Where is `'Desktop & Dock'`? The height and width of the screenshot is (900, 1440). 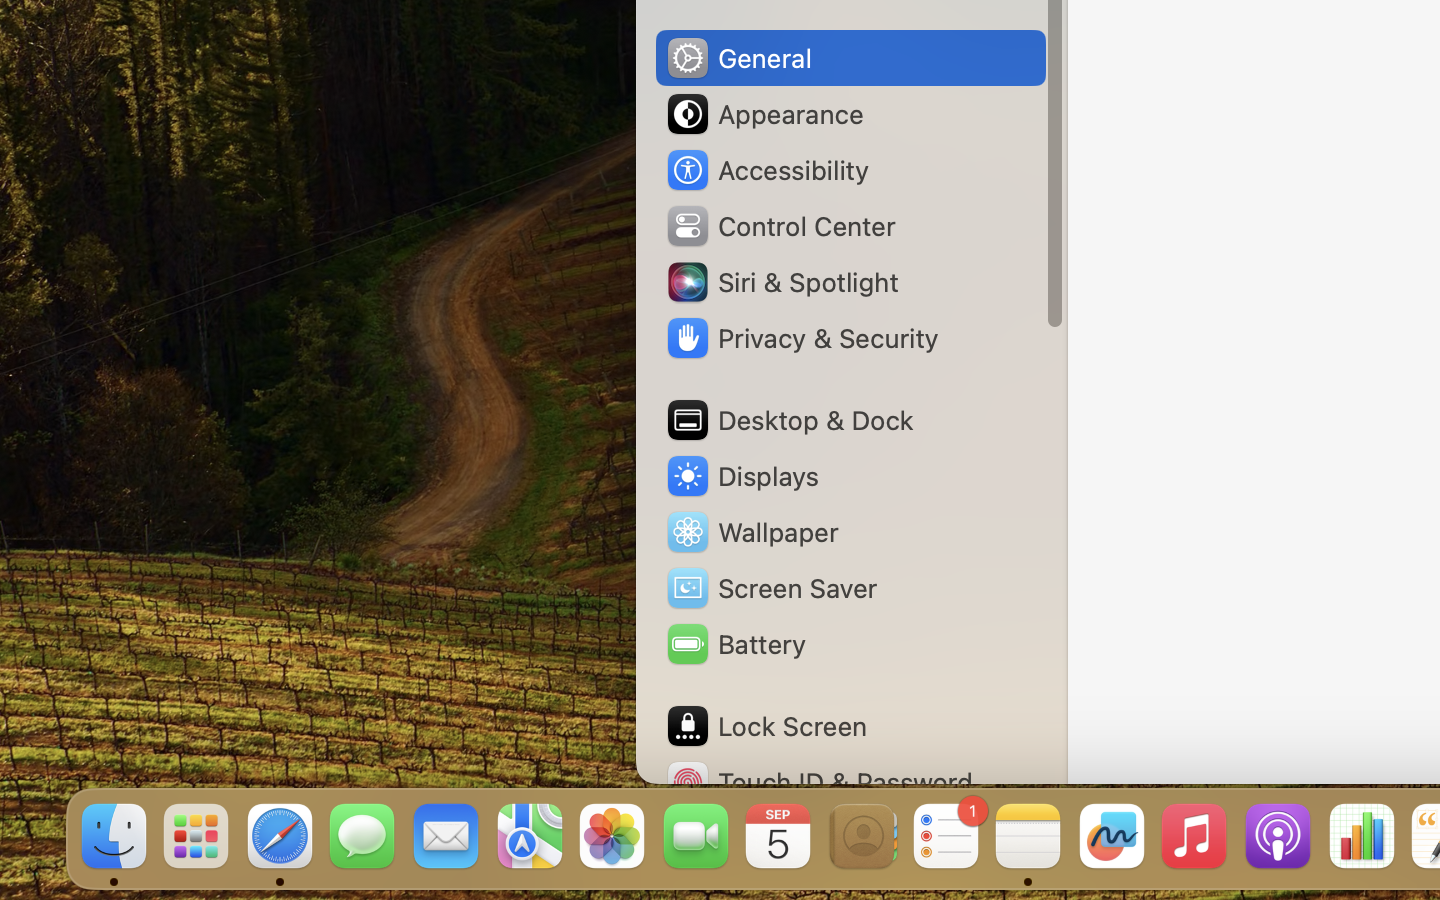
'Desktop & Dock' is located at coordinates (788, 420).